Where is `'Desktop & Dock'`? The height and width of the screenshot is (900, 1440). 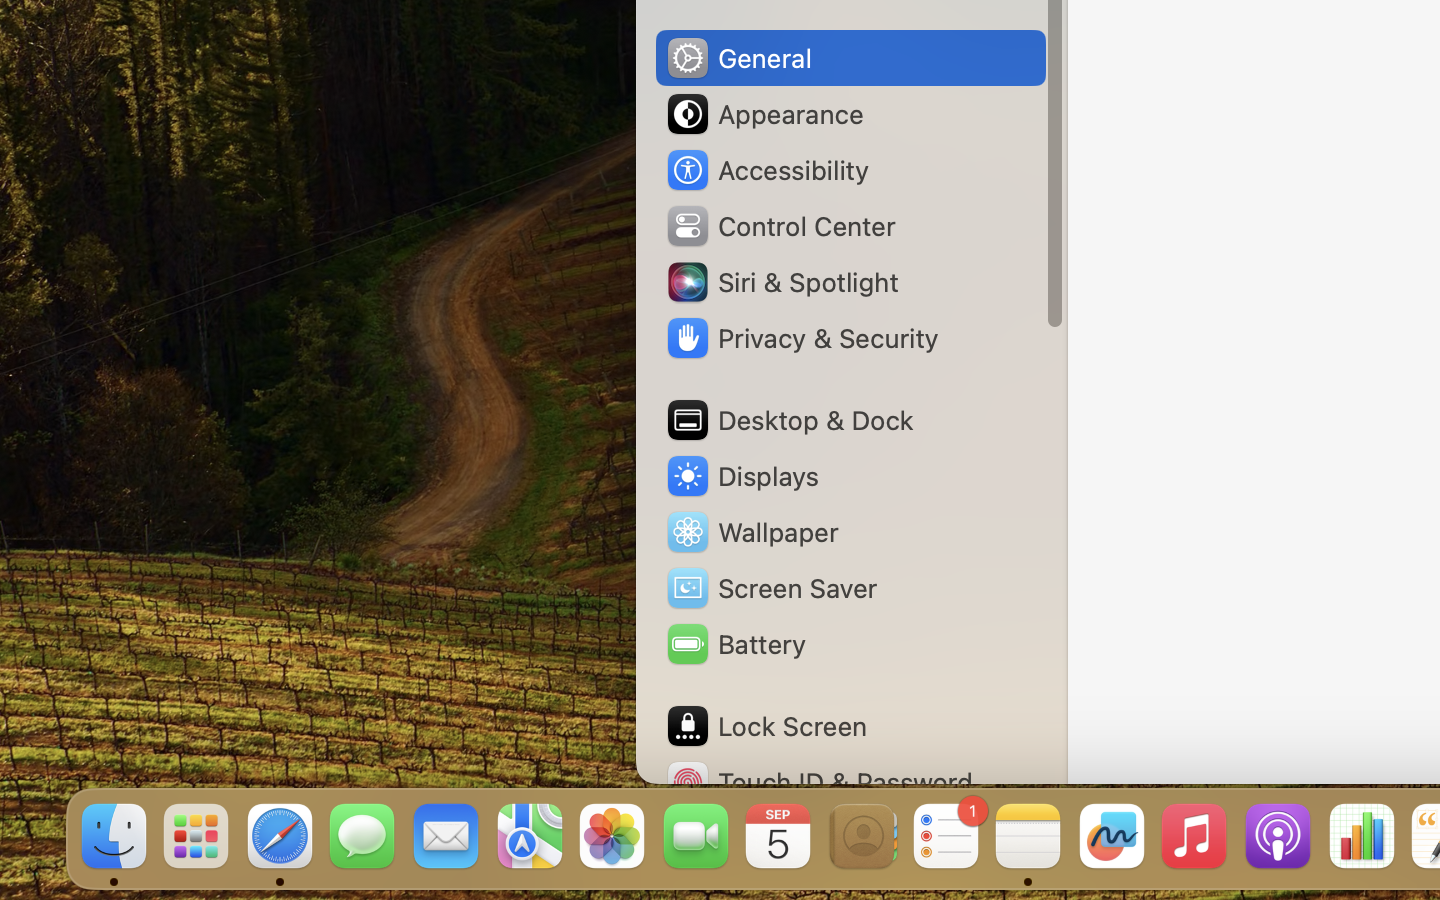
'Desktop & Dock' is located at coordinates (788, 420).